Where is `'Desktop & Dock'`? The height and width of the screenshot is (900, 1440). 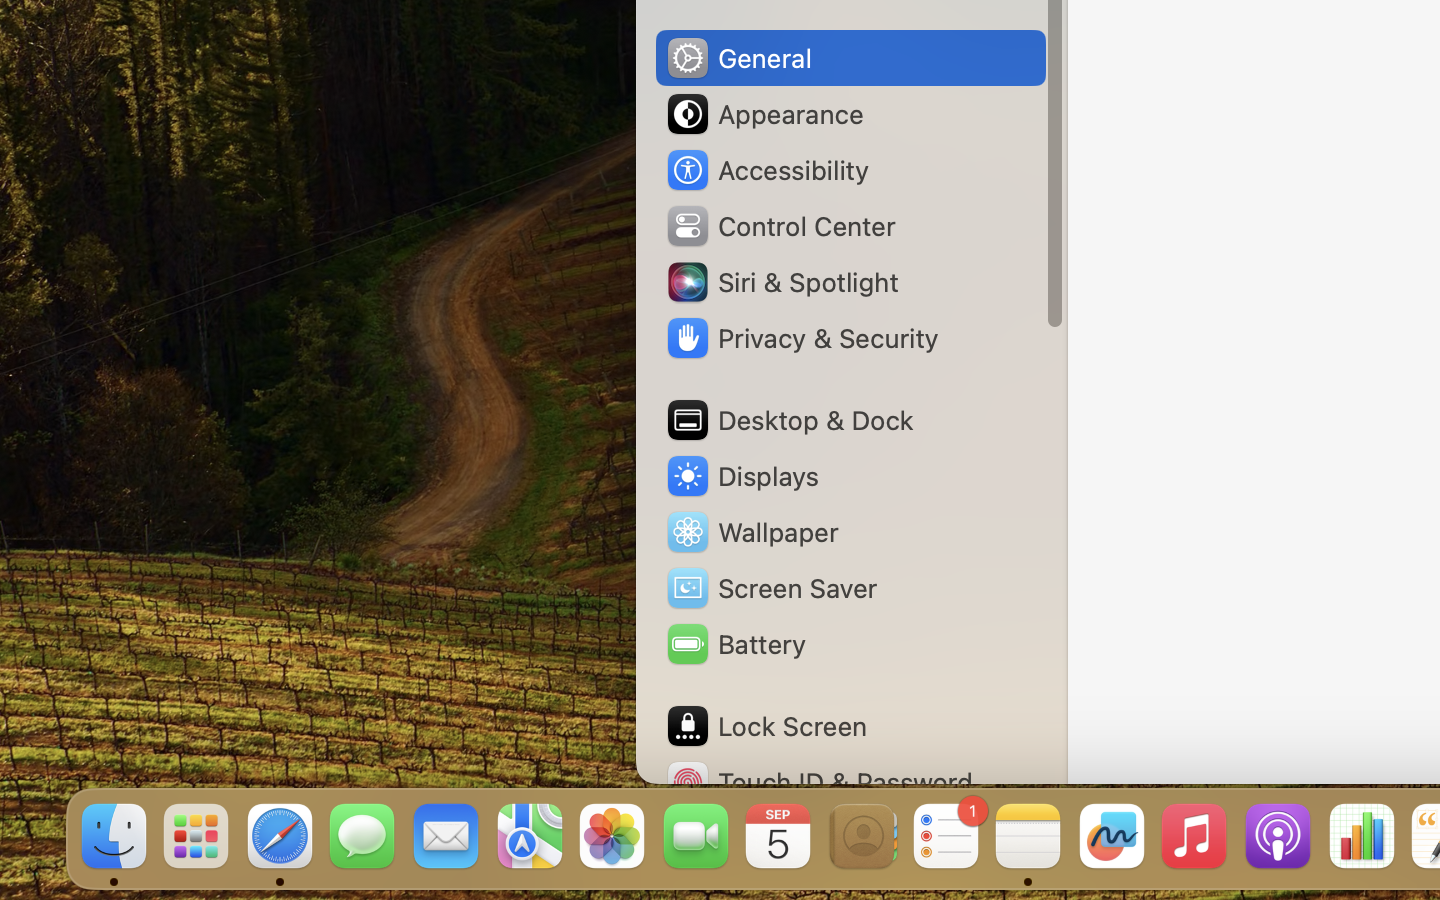
'Desktop & Dock' is located at coordinates (788, 420).